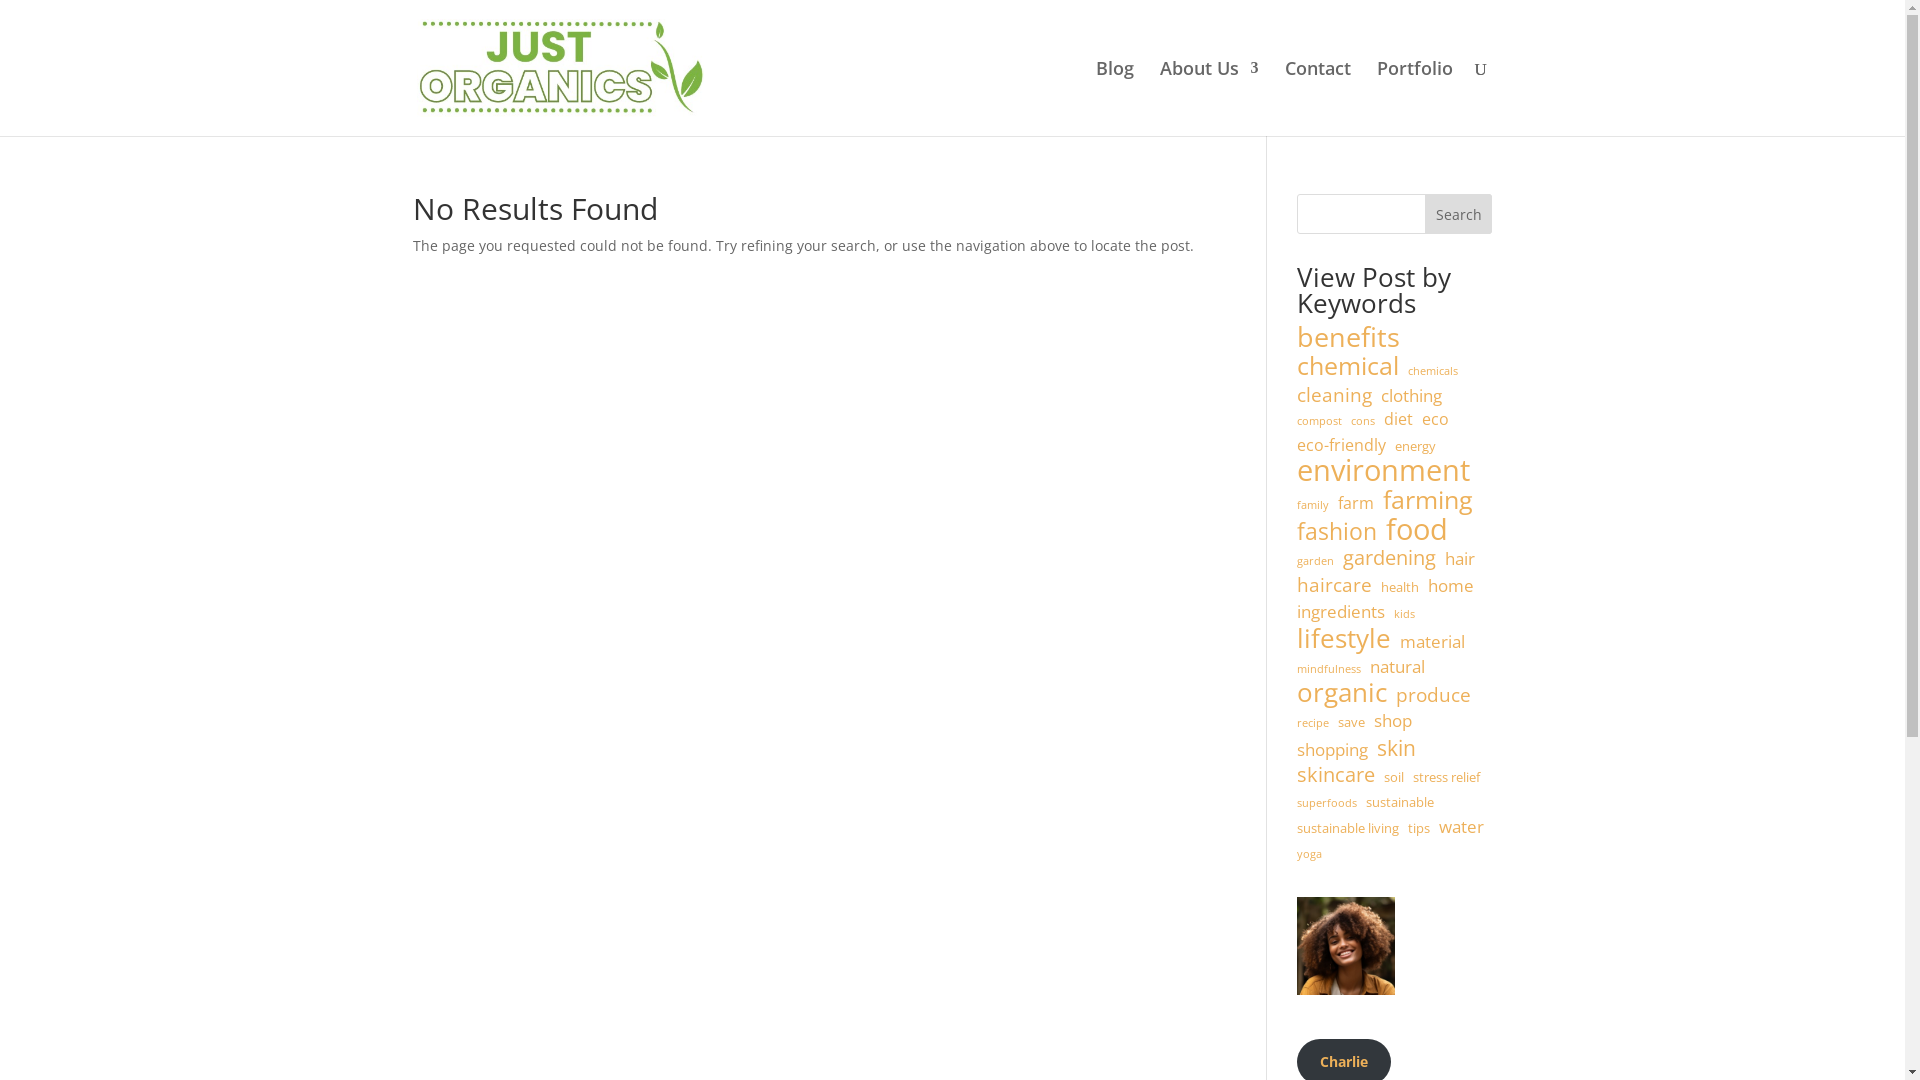  Describe the element at coordinates (1399, 586) in the screenshot. I see `'health'` at that location.